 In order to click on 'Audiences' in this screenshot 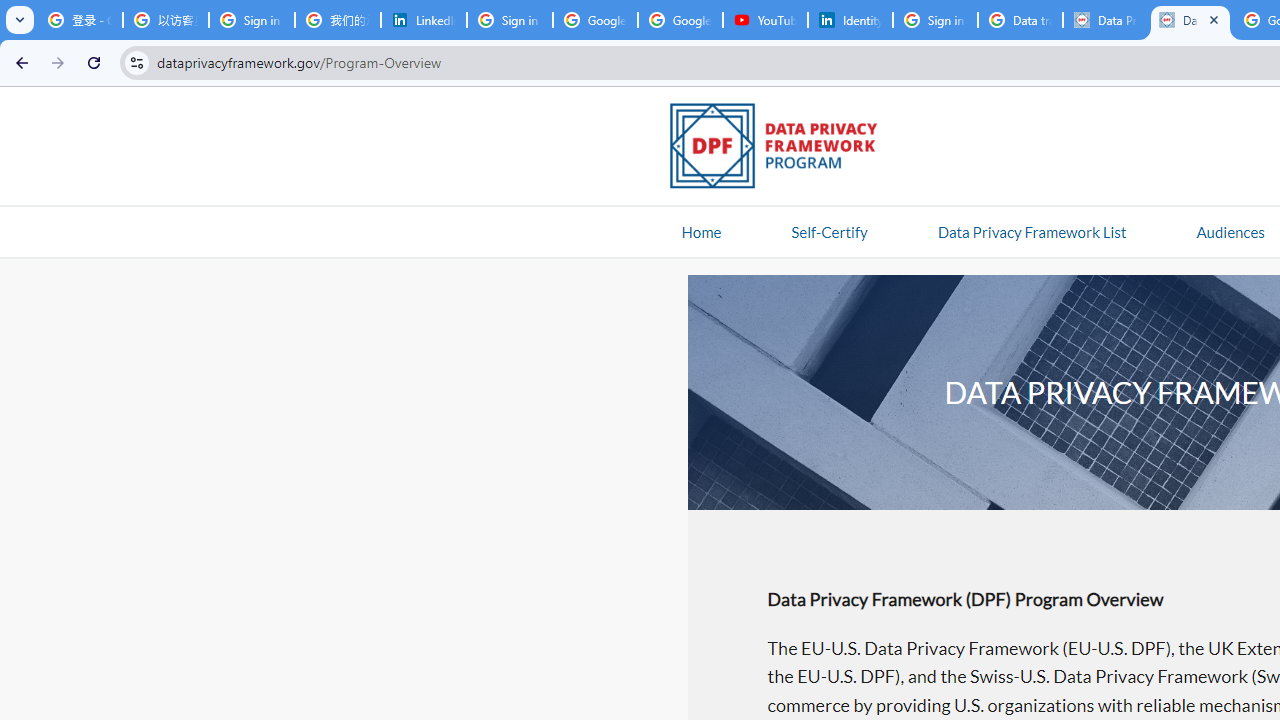, I will do `click(1229, 230)`.